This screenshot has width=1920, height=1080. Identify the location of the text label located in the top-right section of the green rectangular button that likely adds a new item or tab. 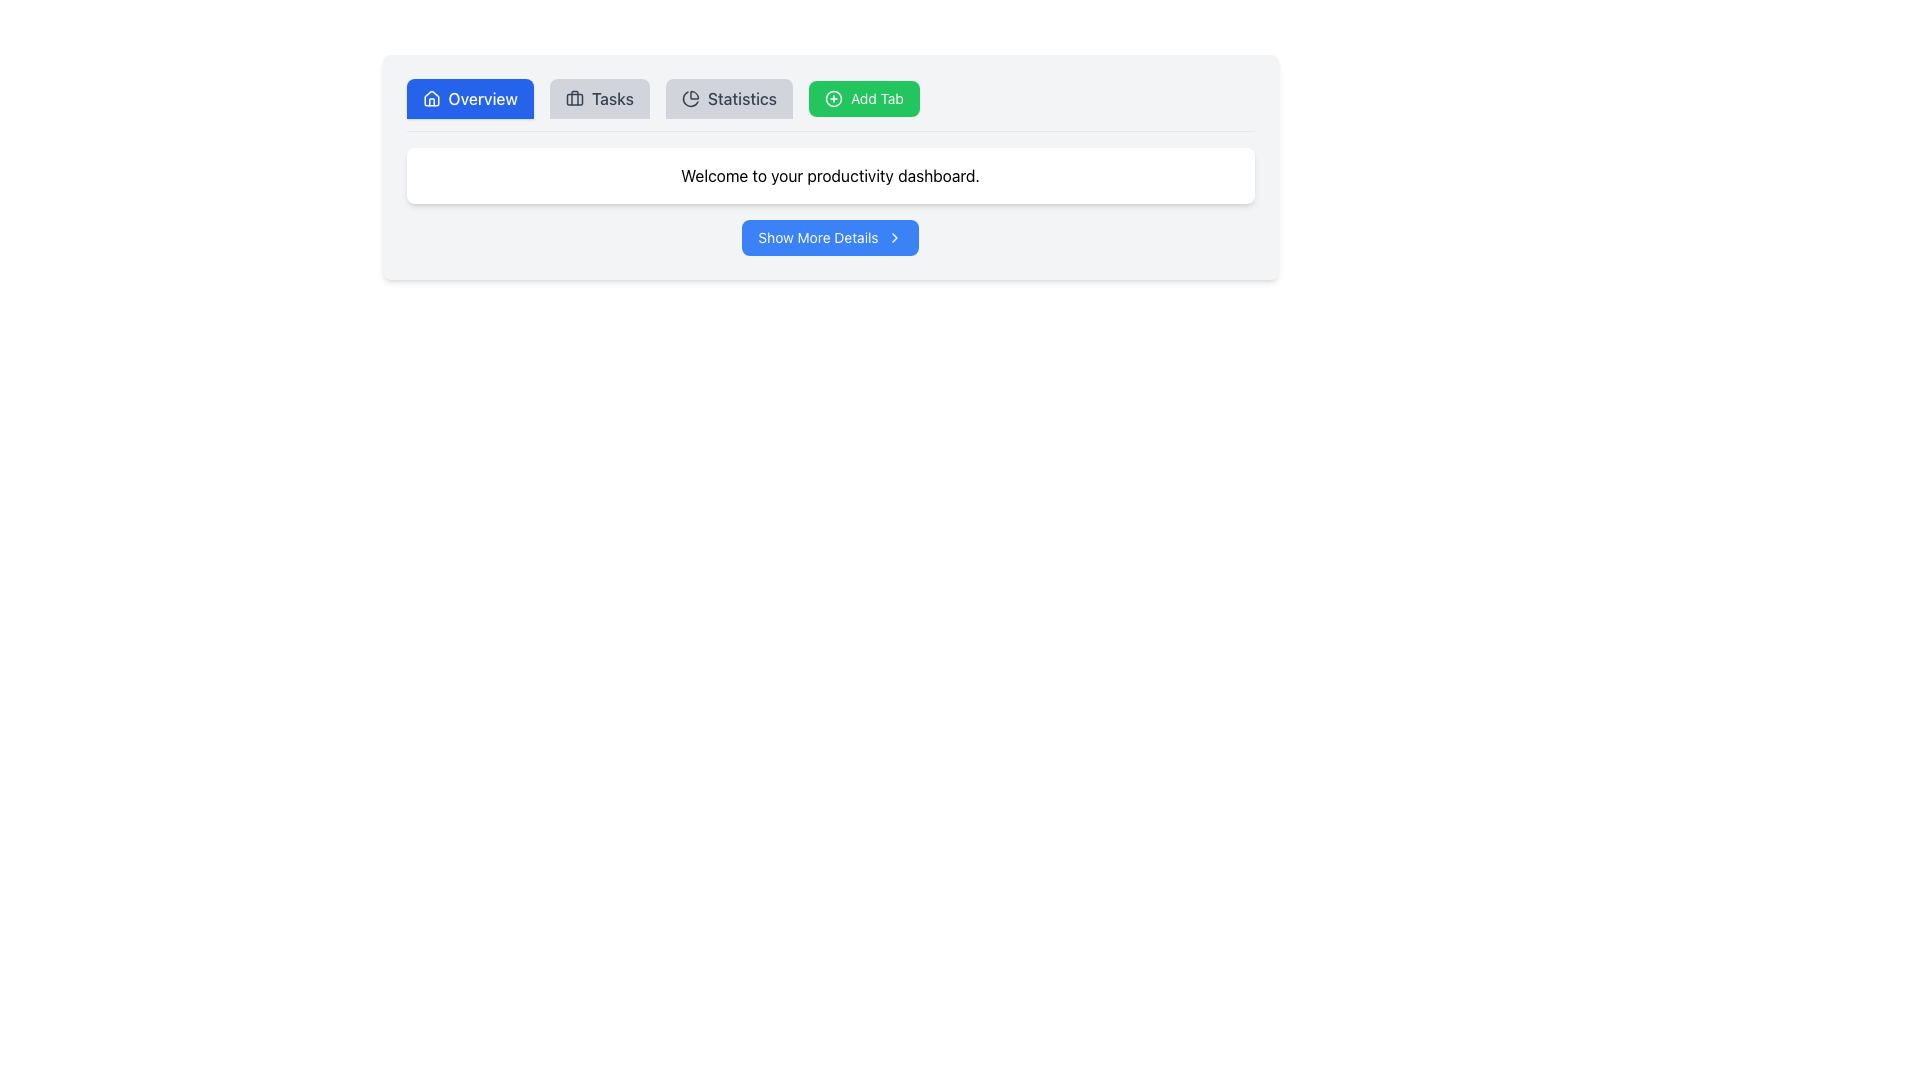
(877, 99).